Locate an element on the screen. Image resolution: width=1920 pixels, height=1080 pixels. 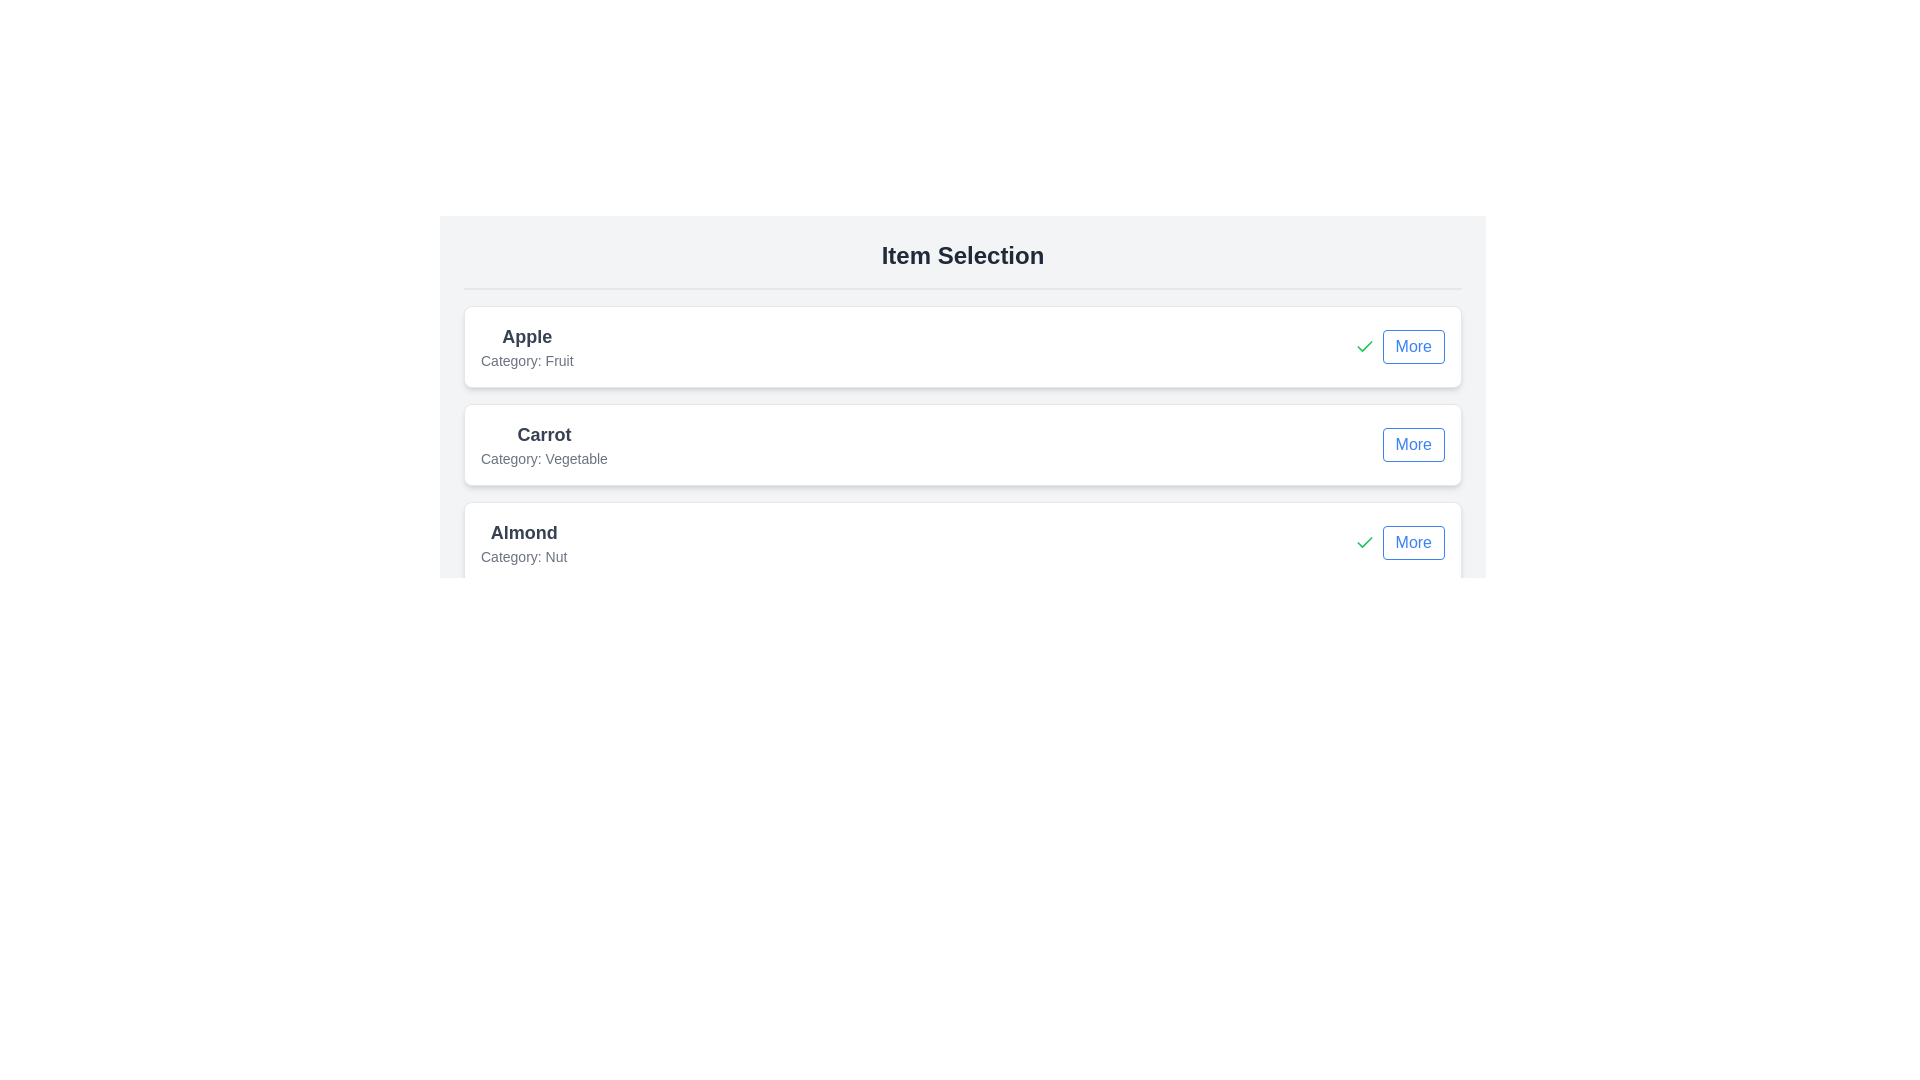
the green checkmark SVG icon indicating the selection of 'Apple' in the list is located at coordinates (1363, 542).